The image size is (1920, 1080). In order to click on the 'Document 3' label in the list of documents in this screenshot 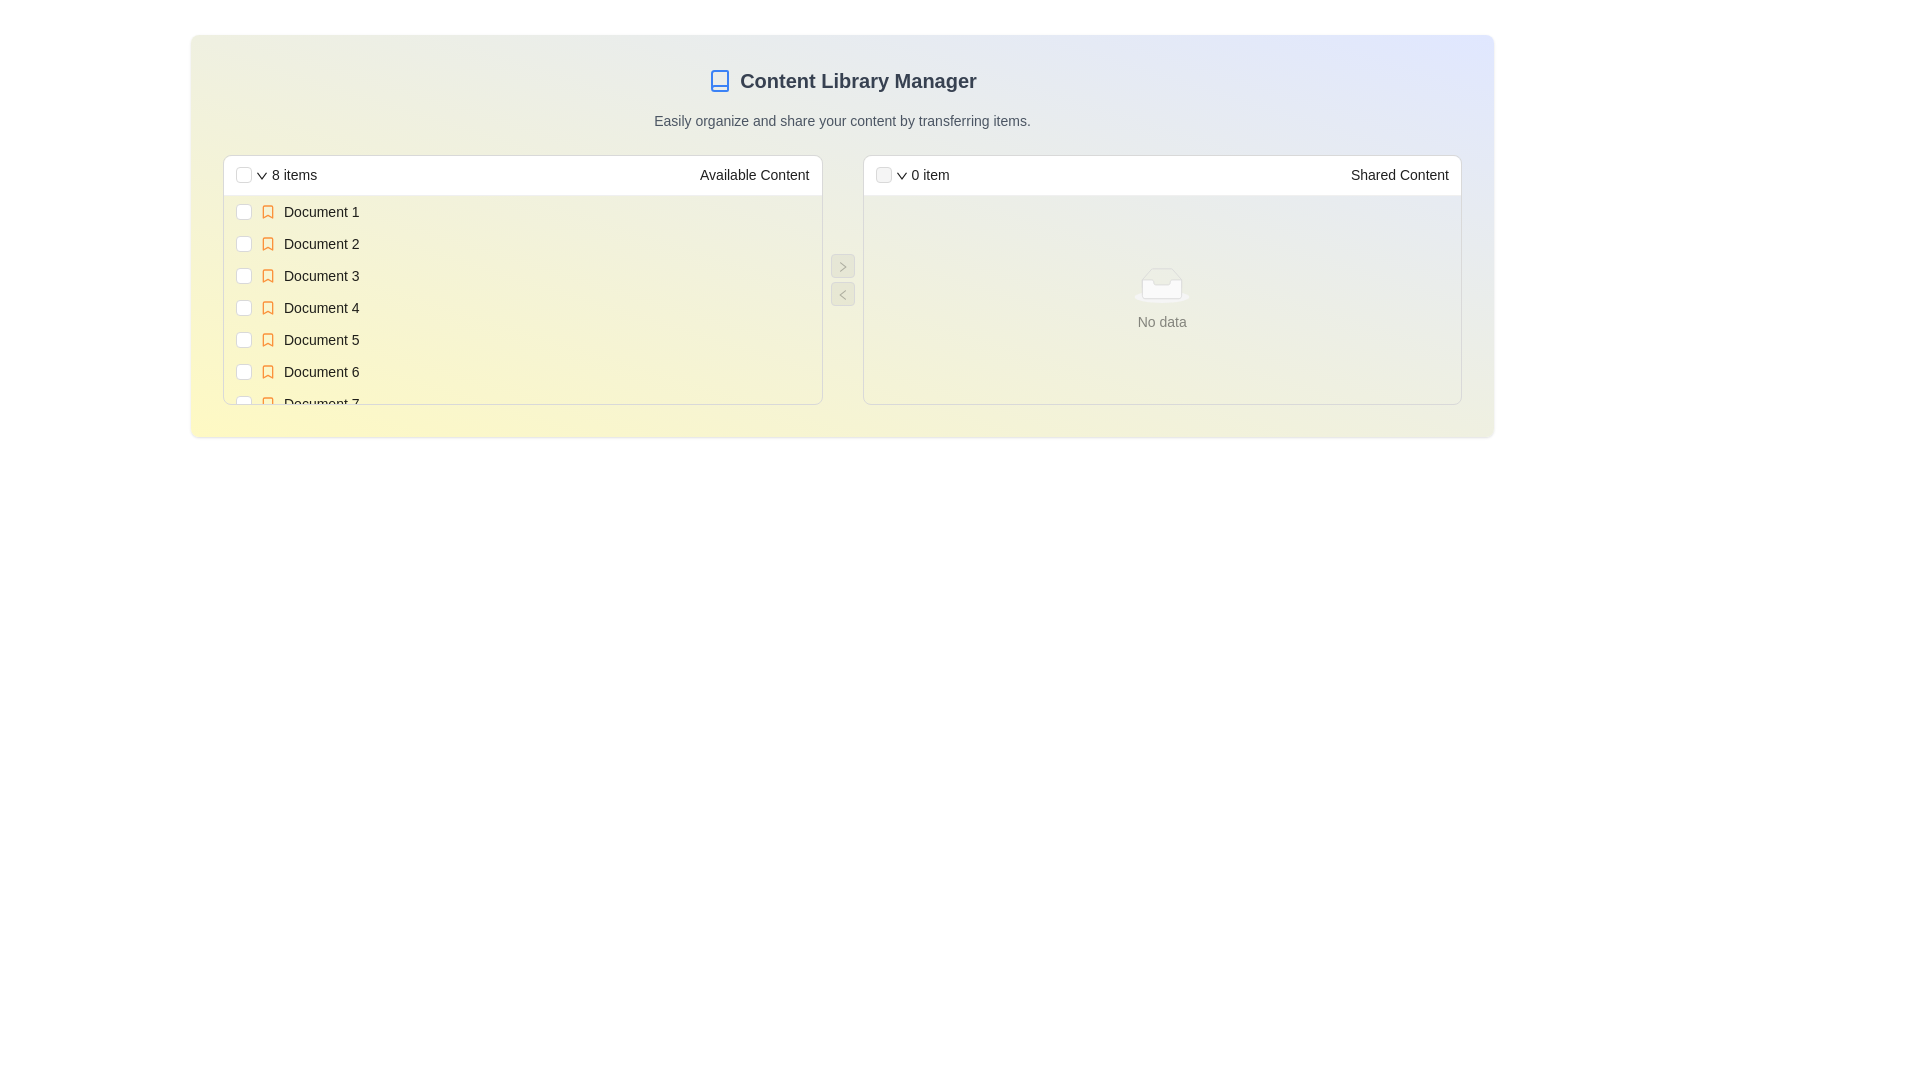, I will do `click(321, 276)`.